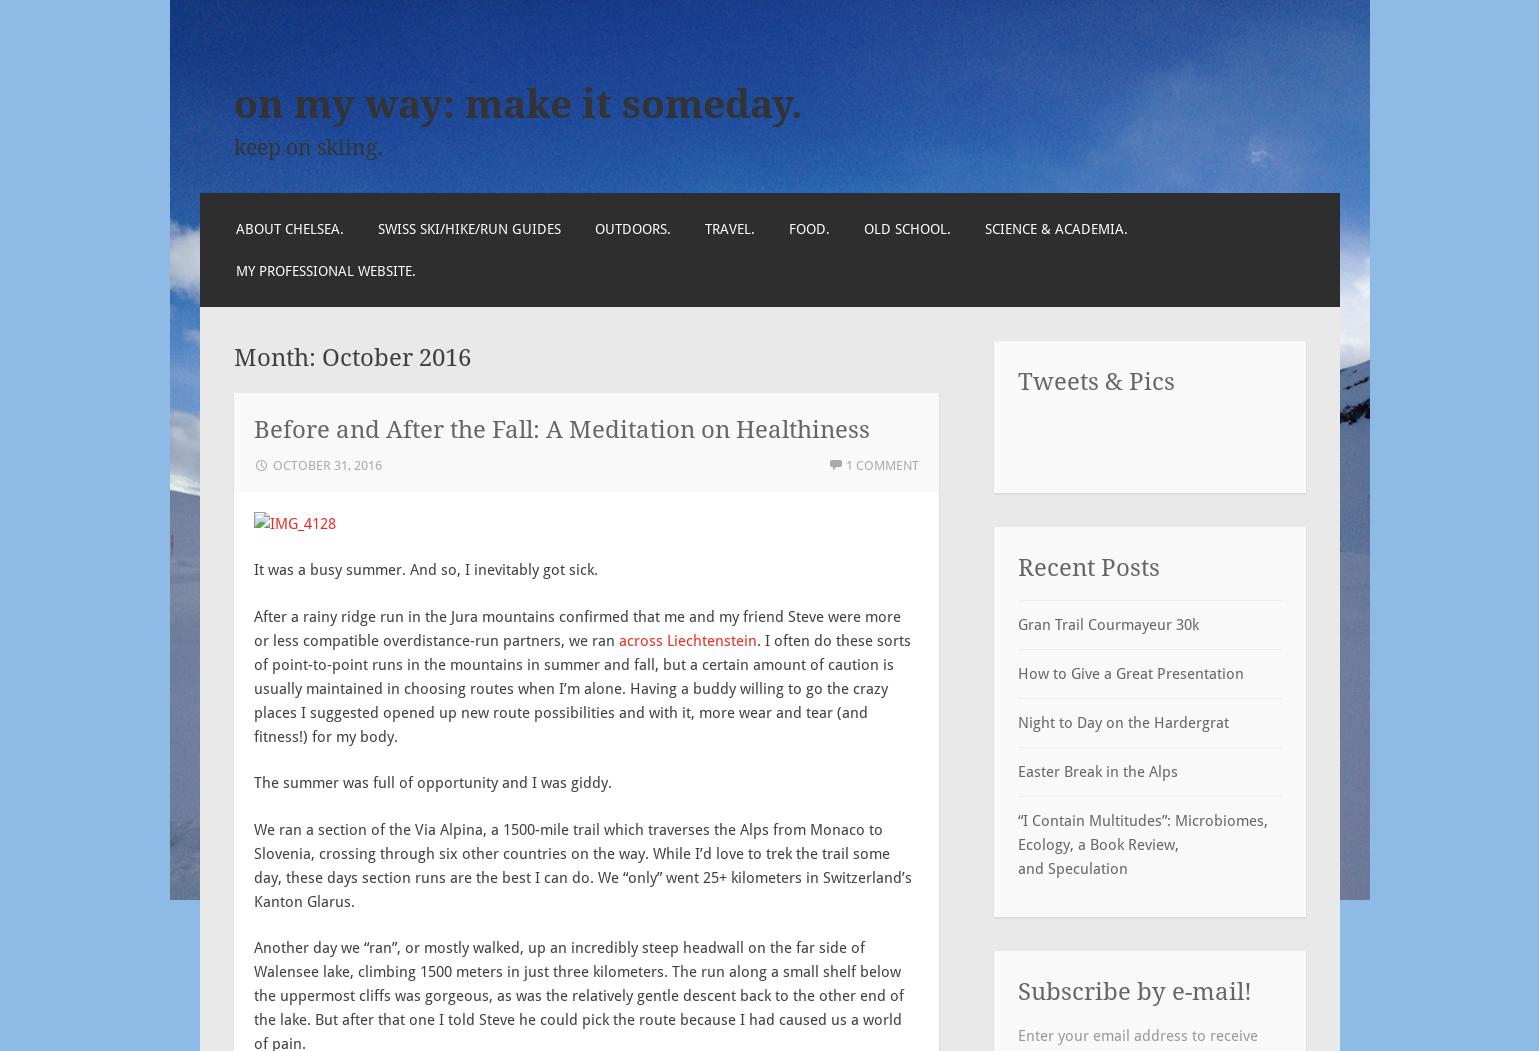  I want to click on 'Tweets & Pics', so click(1094, 380).